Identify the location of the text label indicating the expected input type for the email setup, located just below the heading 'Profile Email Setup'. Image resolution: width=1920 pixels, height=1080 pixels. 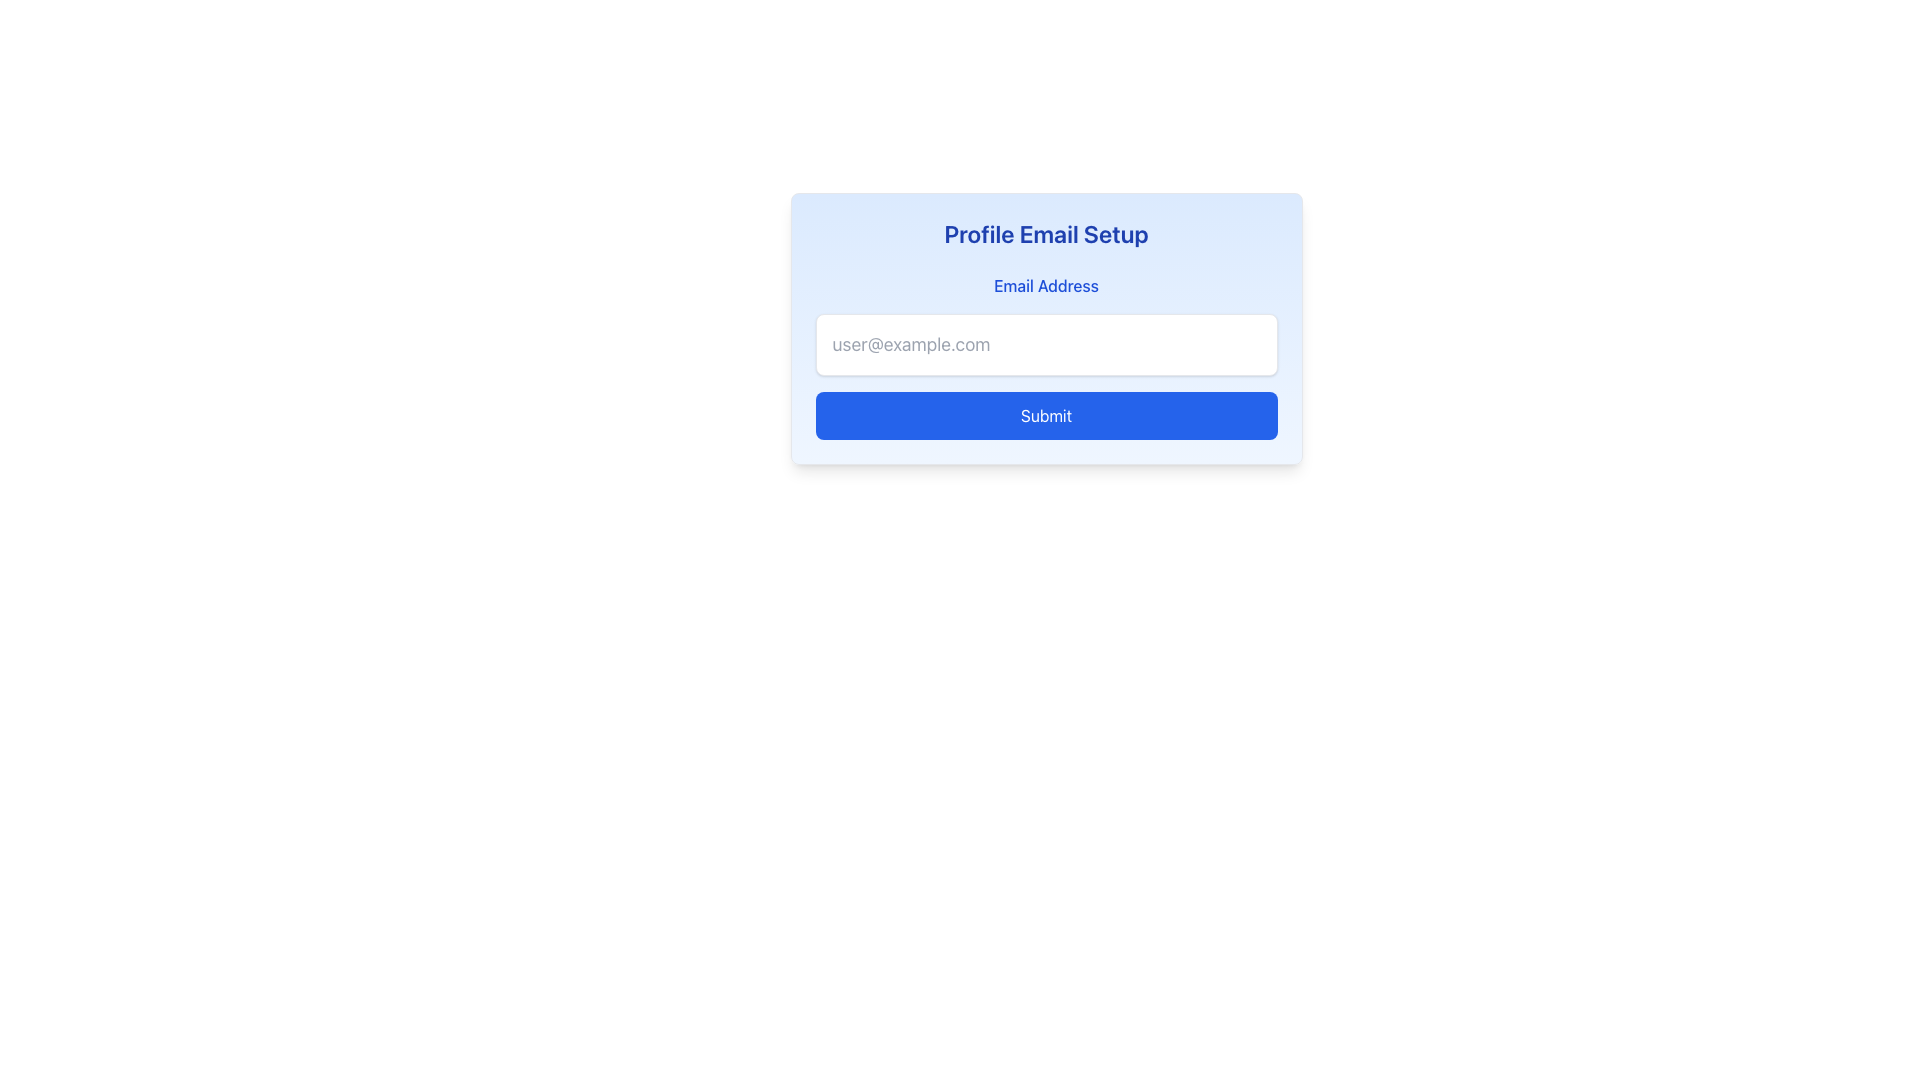
(1045, 285).